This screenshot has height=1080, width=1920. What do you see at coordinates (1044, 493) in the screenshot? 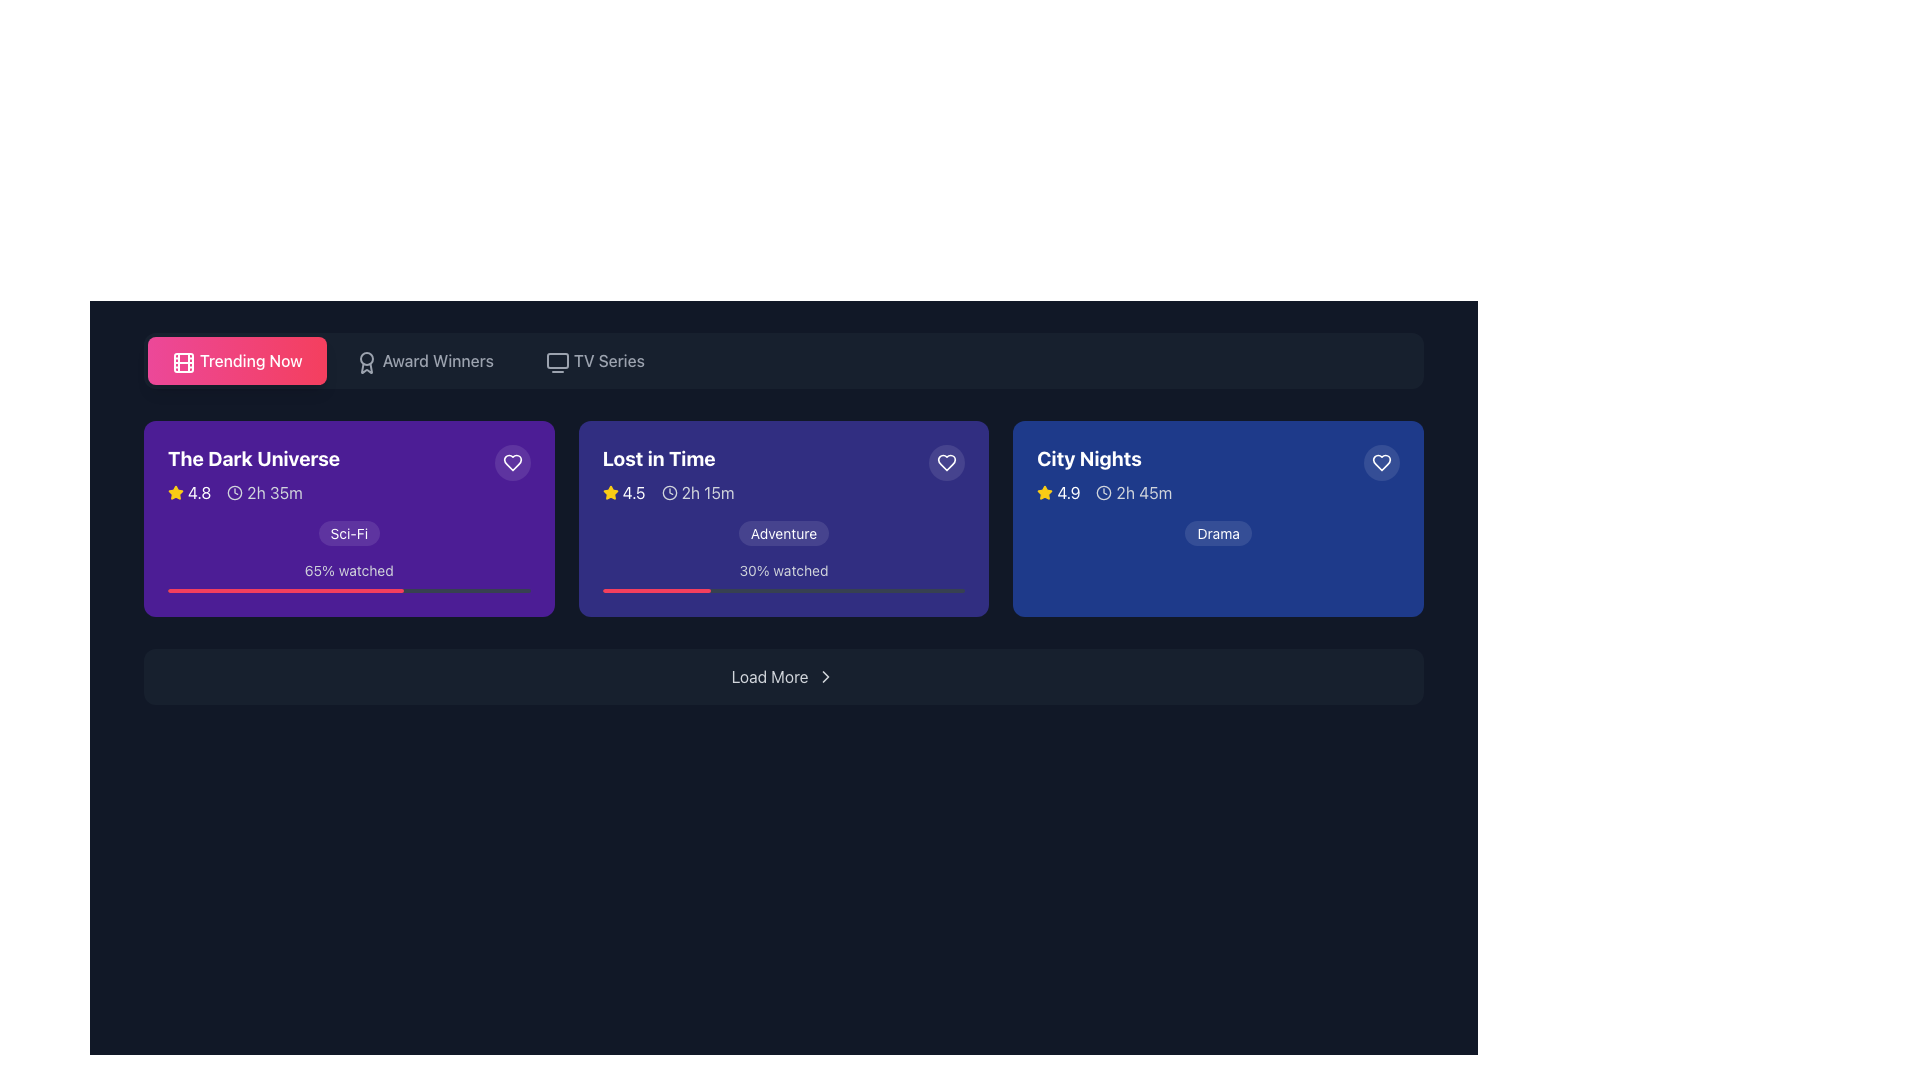
I see `the star-shaped icon with a yellow fill and blue background, located in the rightmost film card, above the main text and to the left of the '4.9' rating text` at bounding box center [1044, 493].